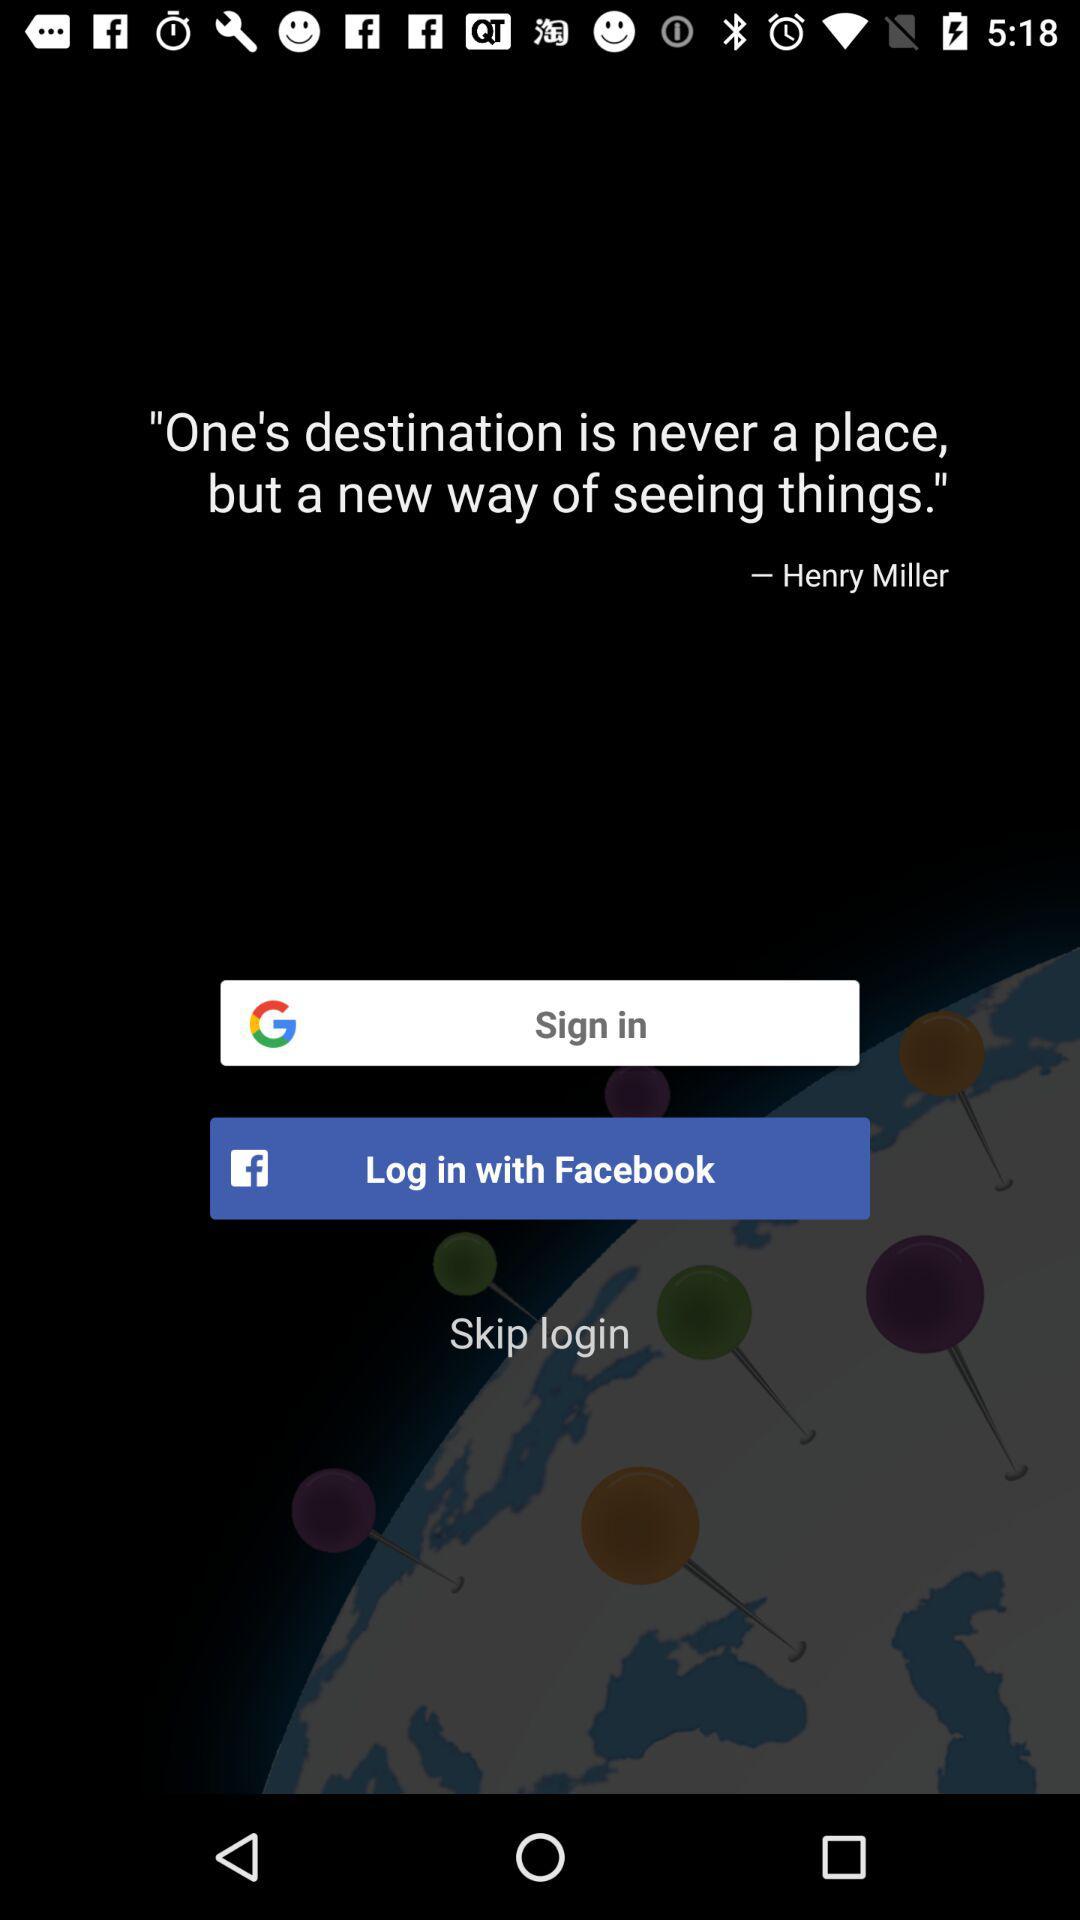 This screenshot has width=1080, height=1920. What do you see at coordinates (540, 1331) in the screenshot?
I see `the item below the log in with icon` at bounding box center [540, 1331].